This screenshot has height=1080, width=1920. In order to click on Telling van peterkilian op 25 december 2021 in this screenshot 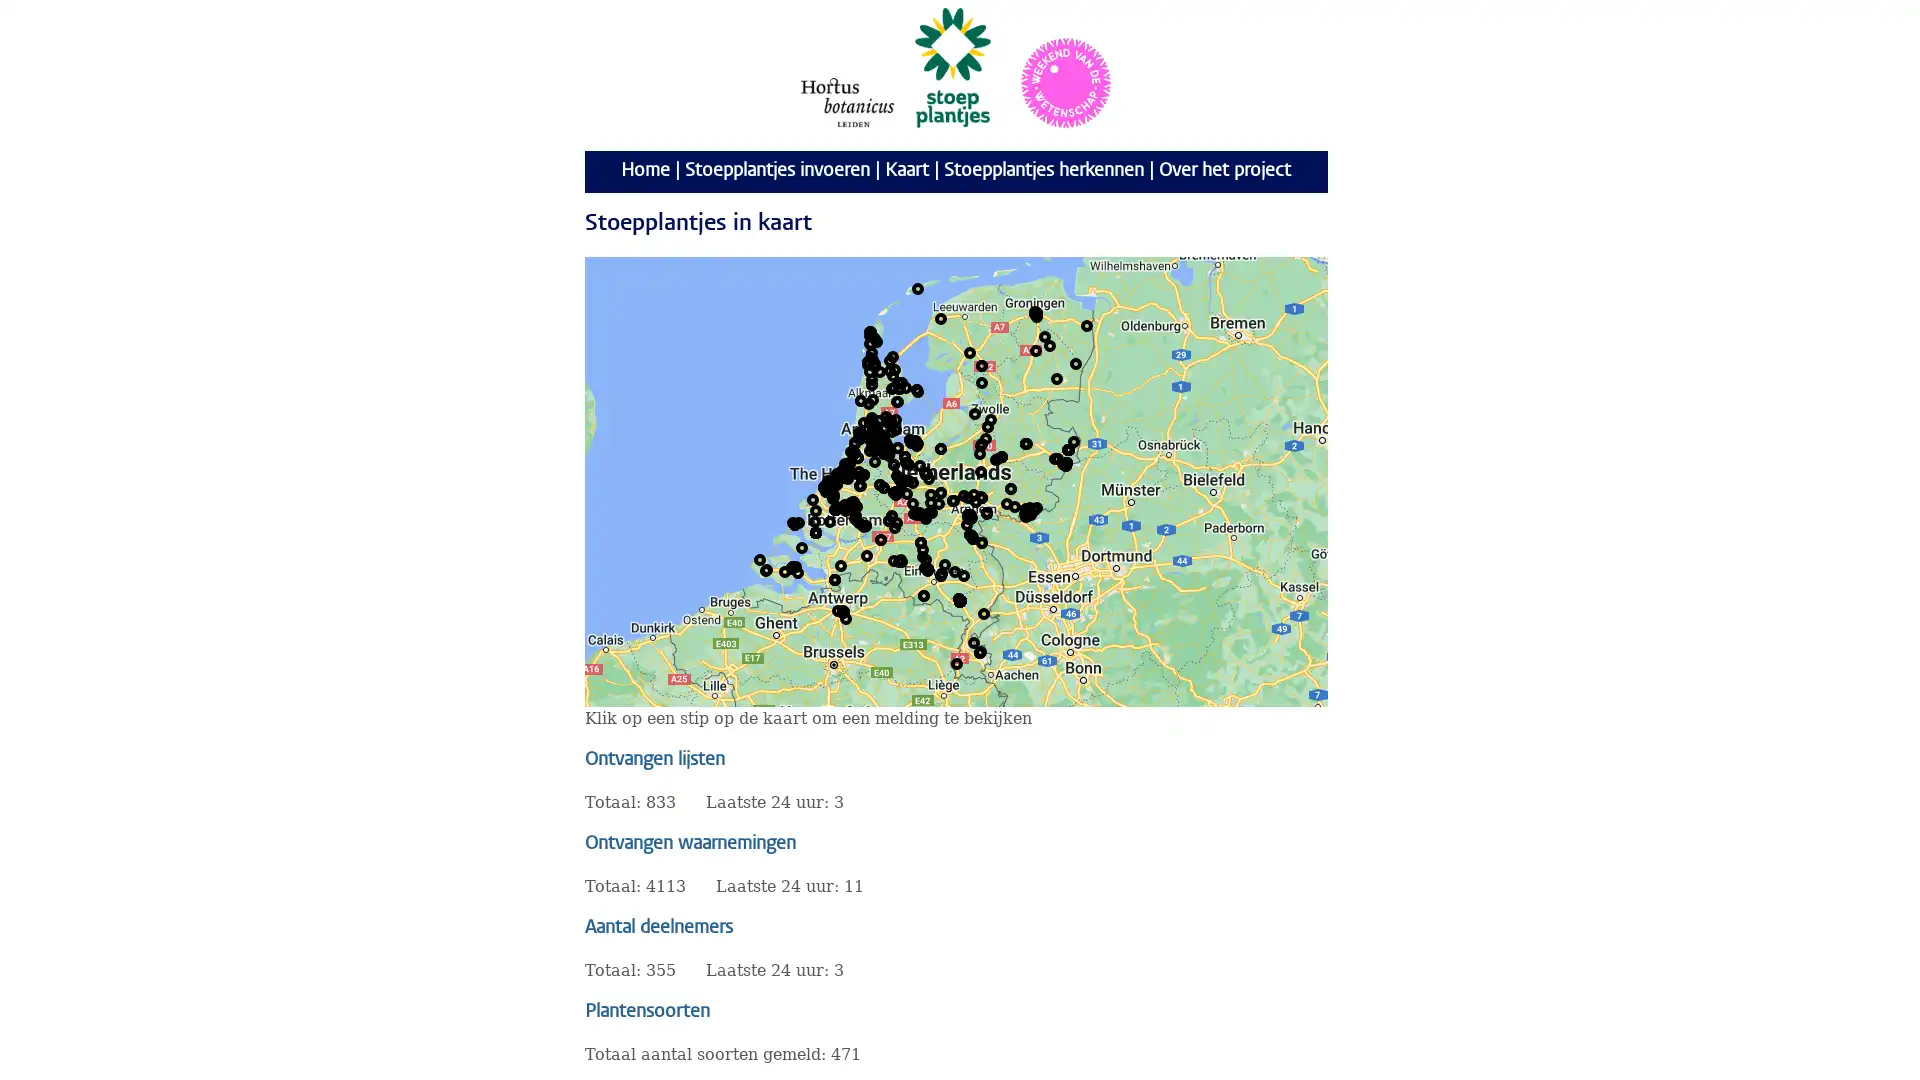, I will do `click(891, 514)`.